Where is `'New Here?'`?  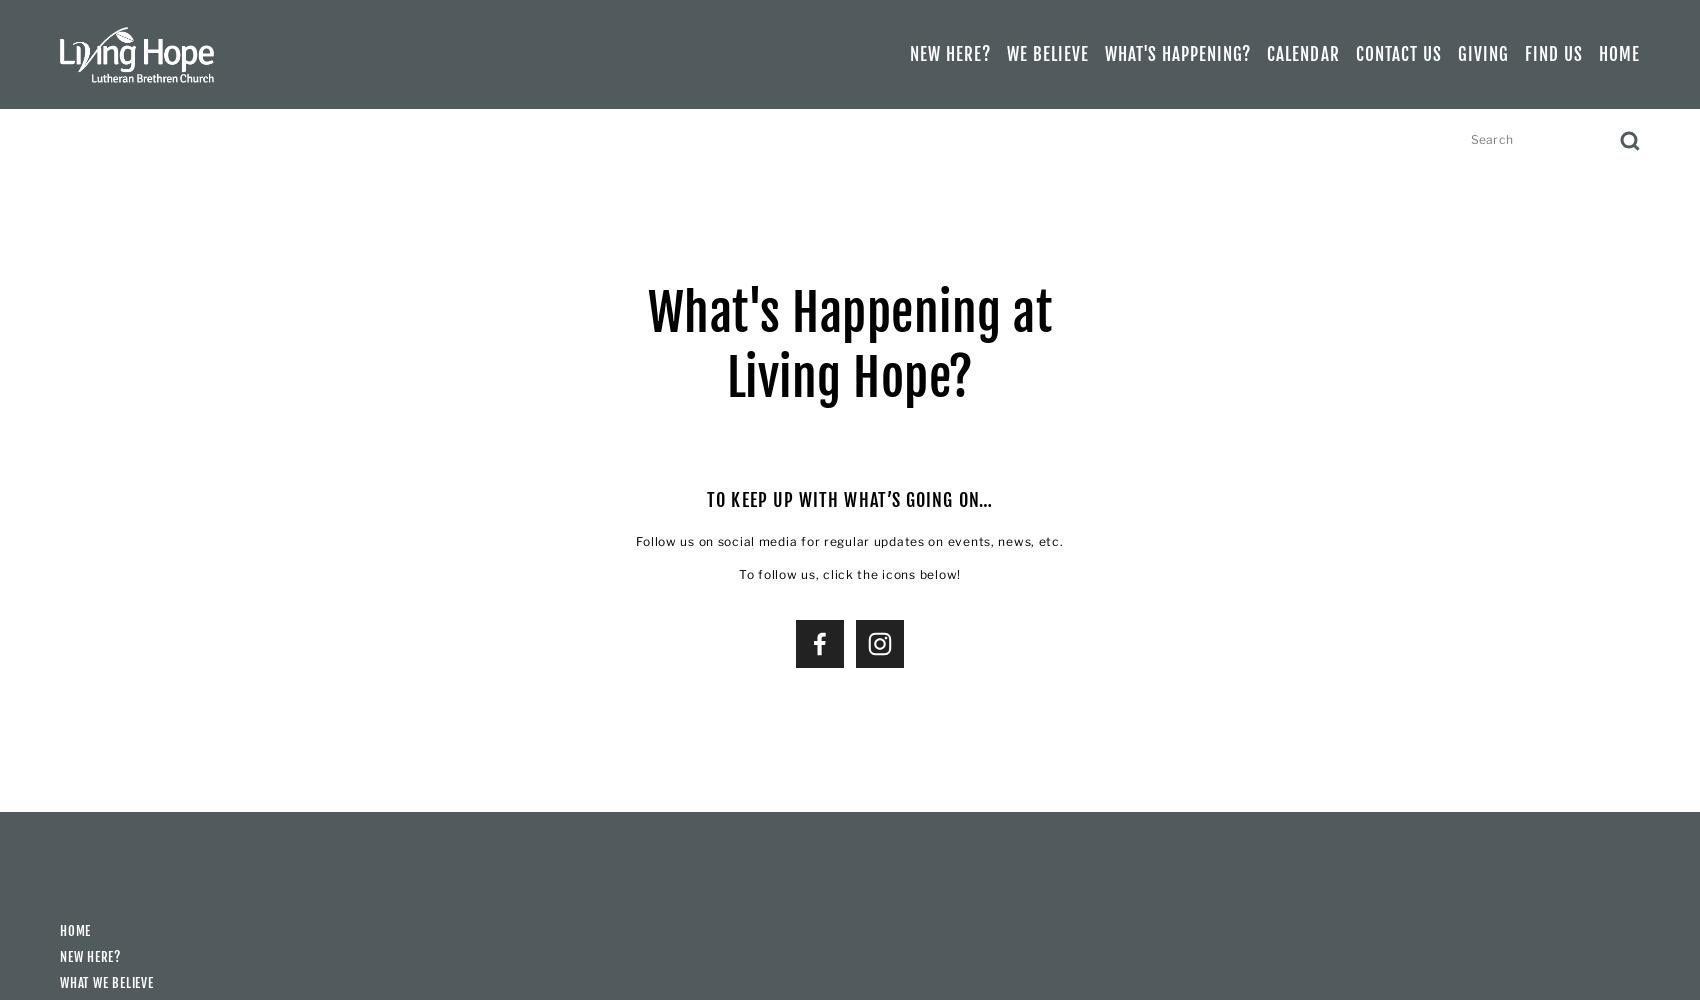 'New Here?' is located at coordinates (90, 955).